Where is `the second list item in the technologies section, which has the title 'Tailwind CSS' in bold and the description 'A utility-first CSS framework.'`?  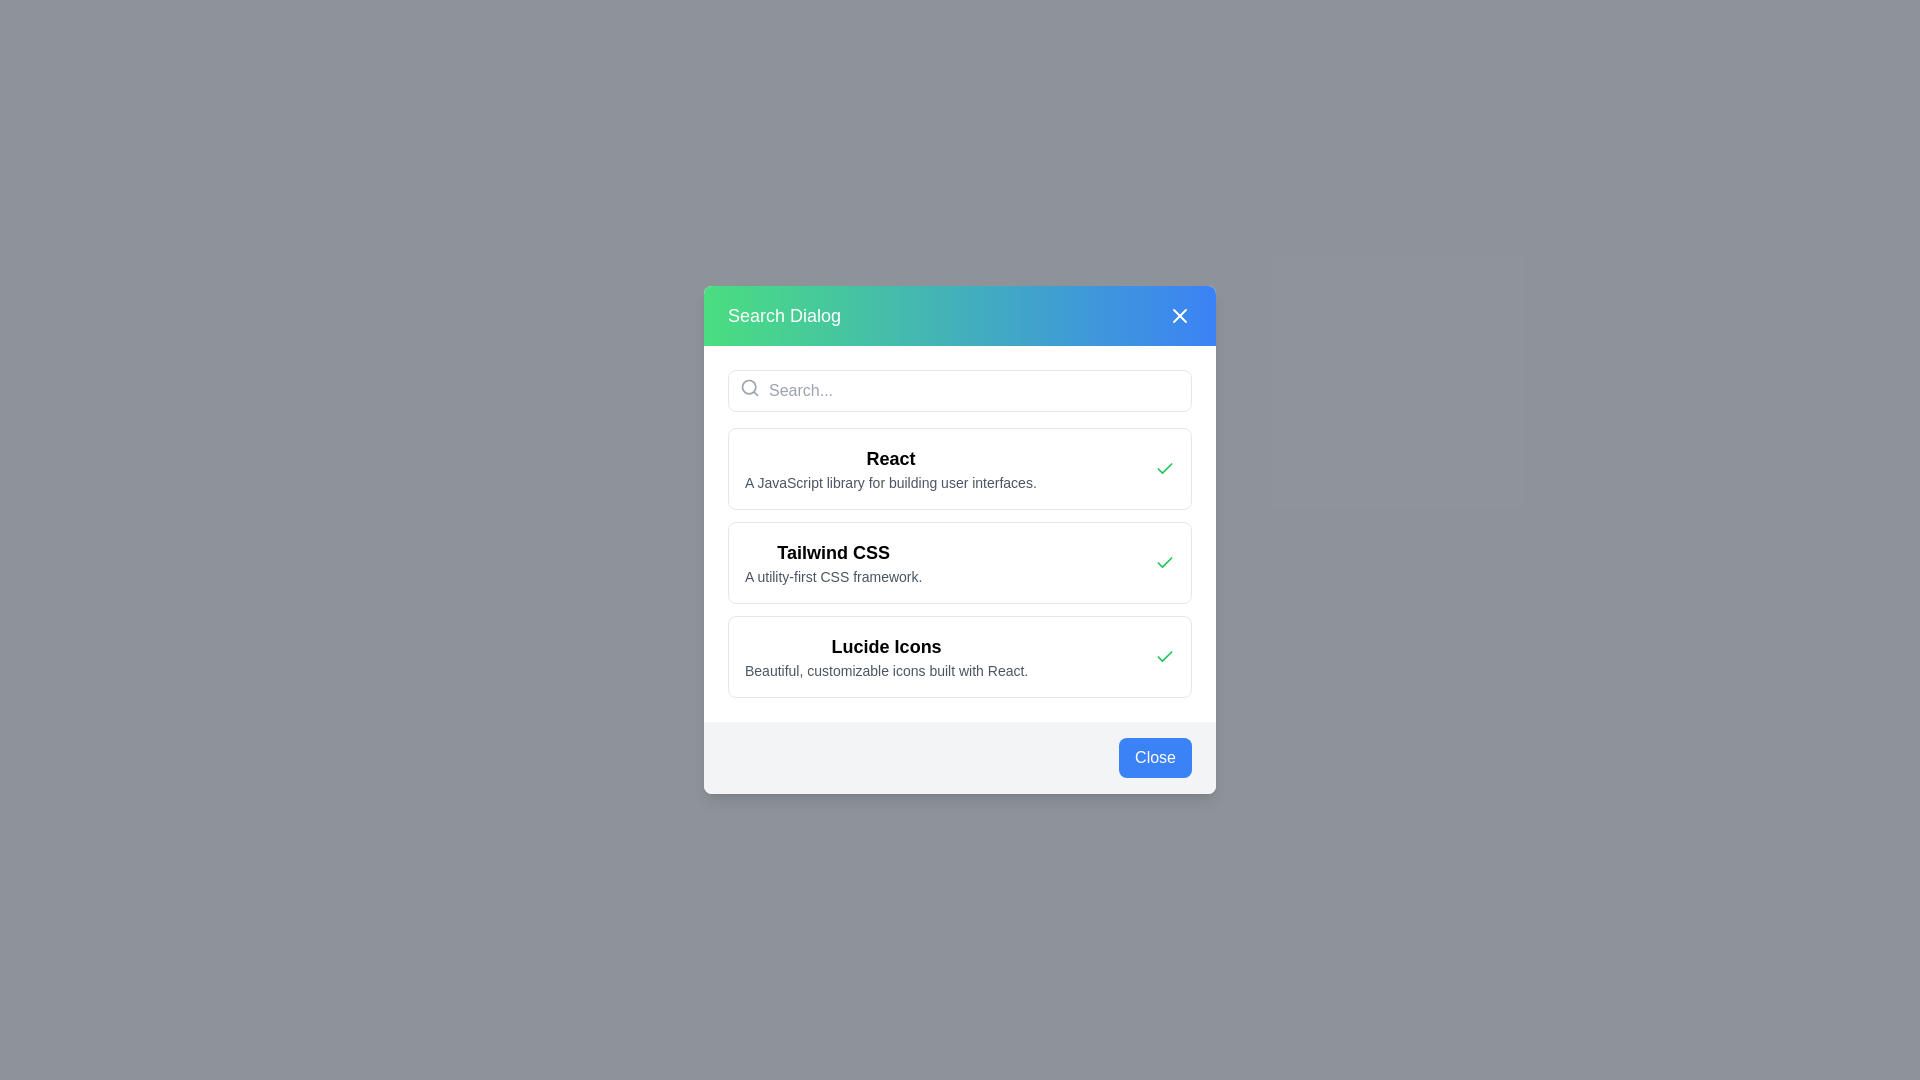 the second list item in the technologies section, which has the title 'Tailwind CSS' in bold and the description 'A utility-first CSS framework.' is located at coordinates (960, 563).